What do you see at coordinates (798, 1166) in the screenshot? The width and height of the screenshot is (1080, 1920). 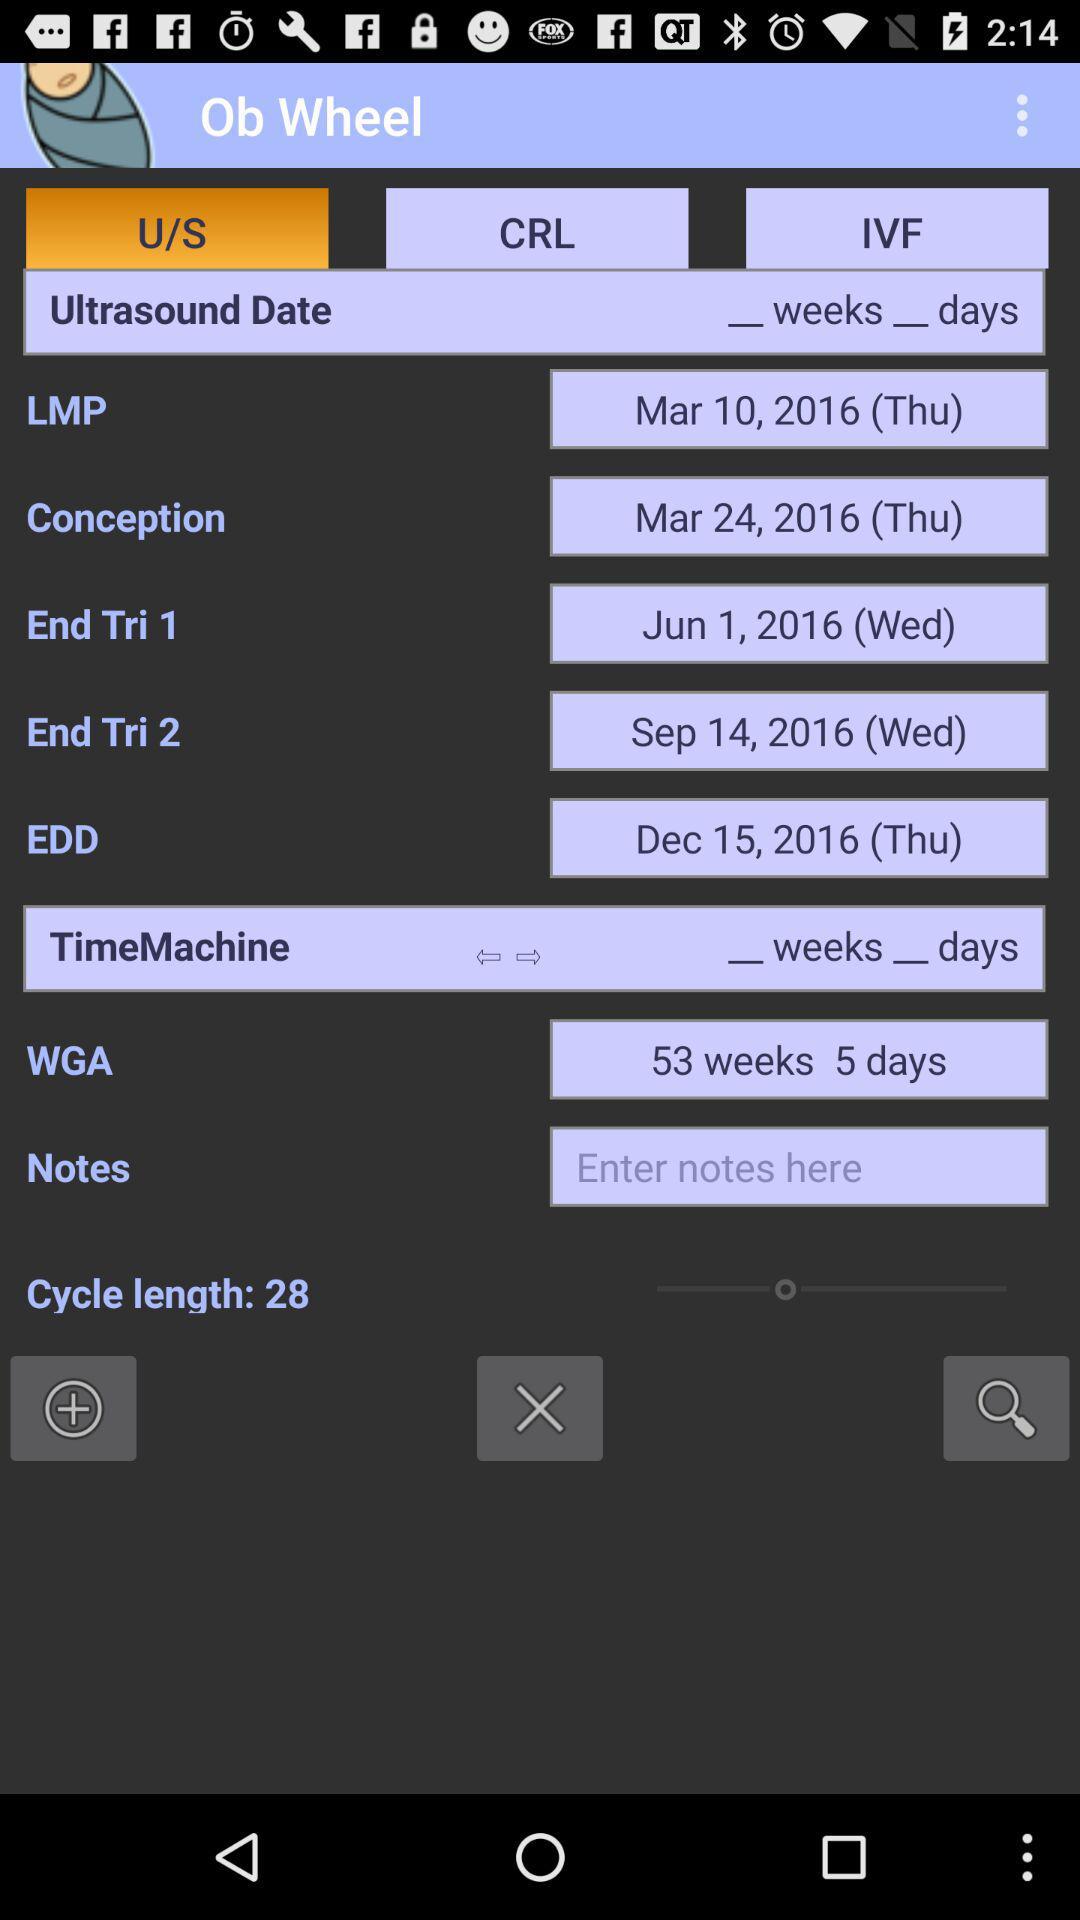 I see `notes` at bounding box center [798, 1166].